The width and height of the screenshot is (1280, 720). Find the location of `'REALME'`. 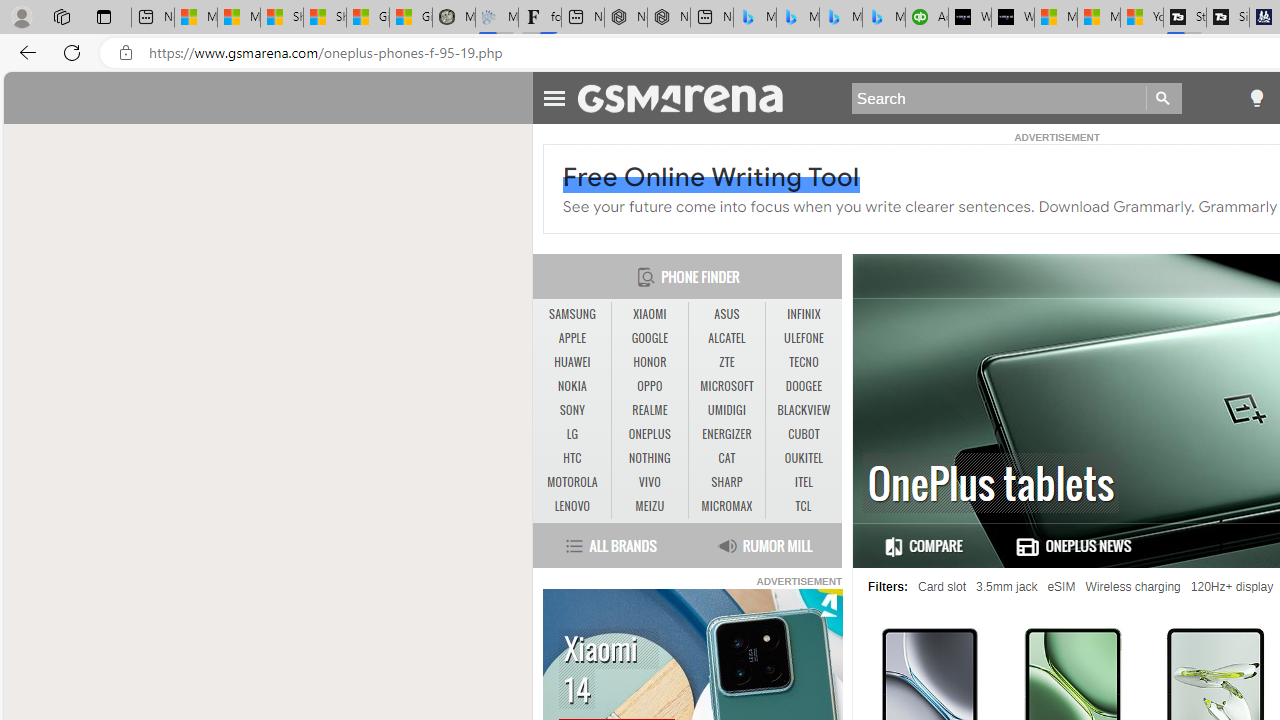

'REALME' is located at coordinates (650, 410).